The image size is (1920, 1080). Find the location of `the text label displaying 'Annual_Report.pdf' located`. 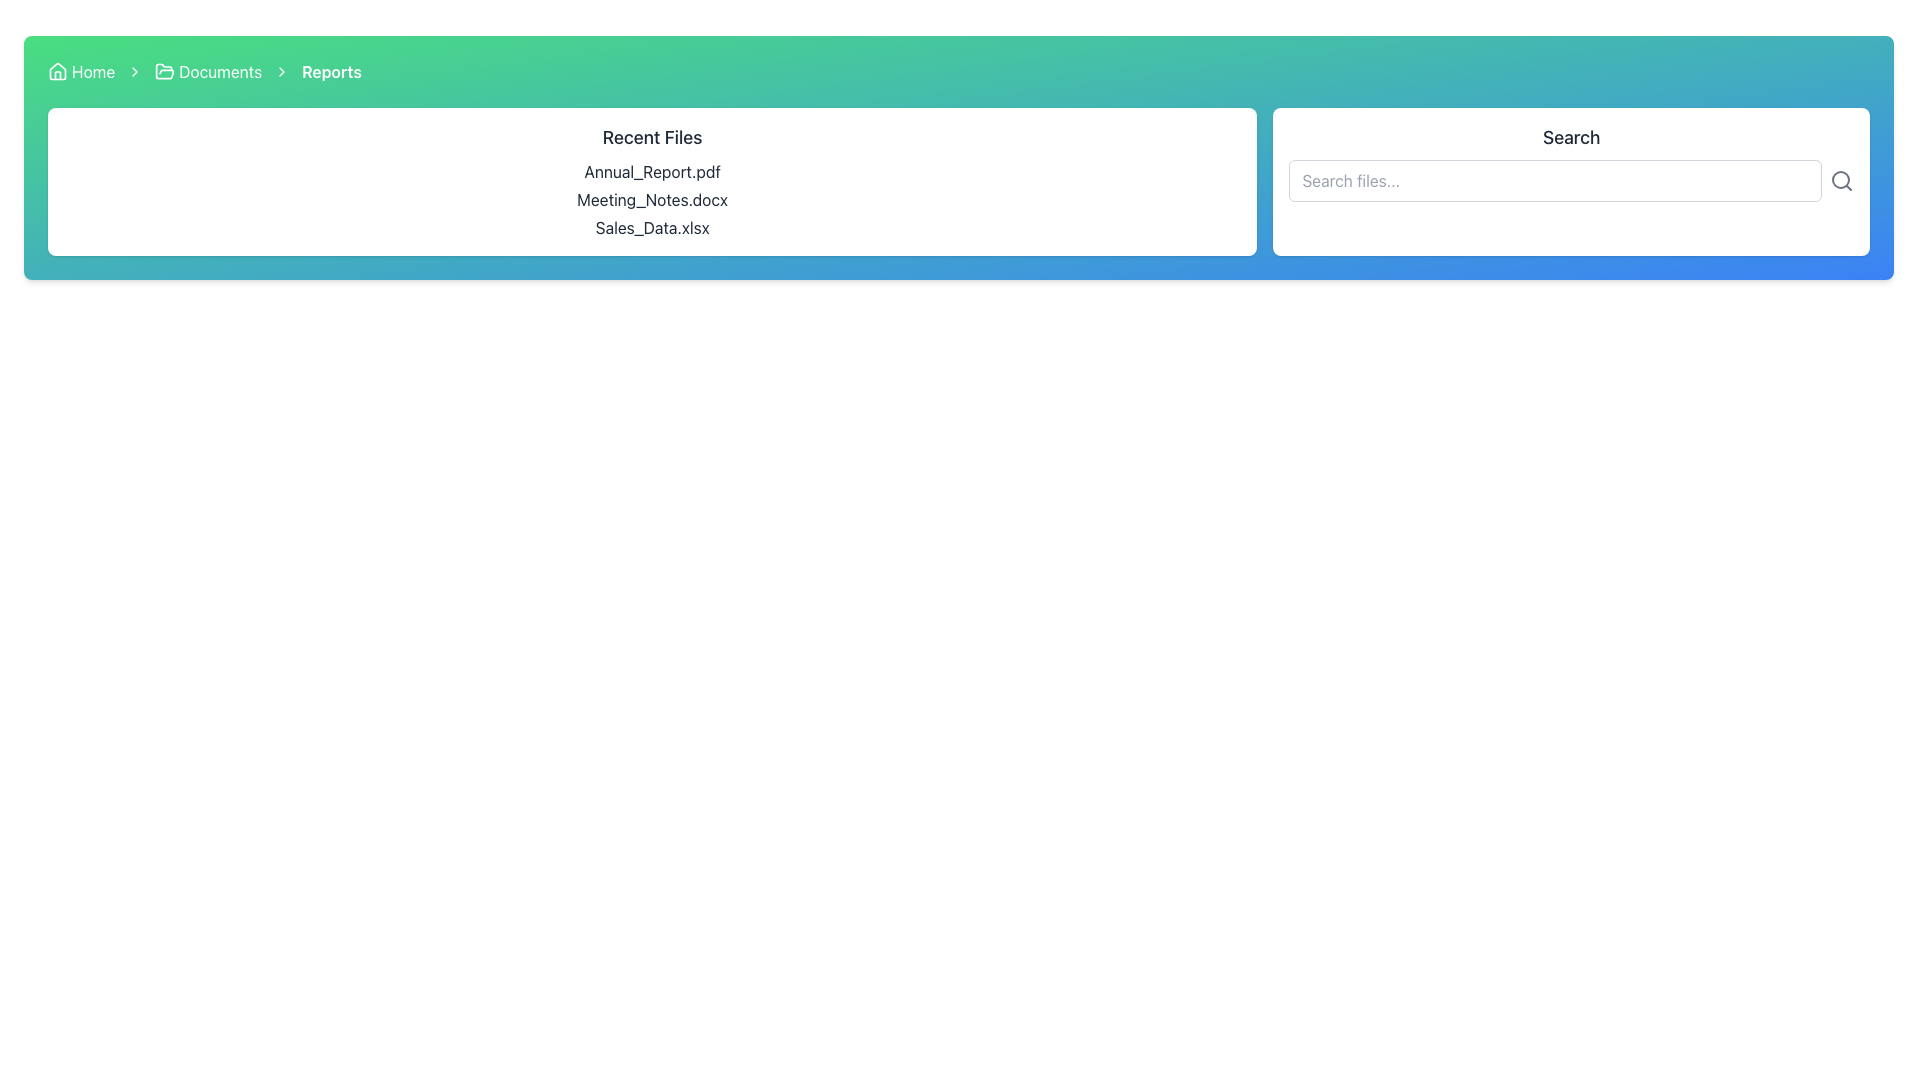

the text label displaying 'Annual_Report.pdf' located is located at coordinates (652, 171).